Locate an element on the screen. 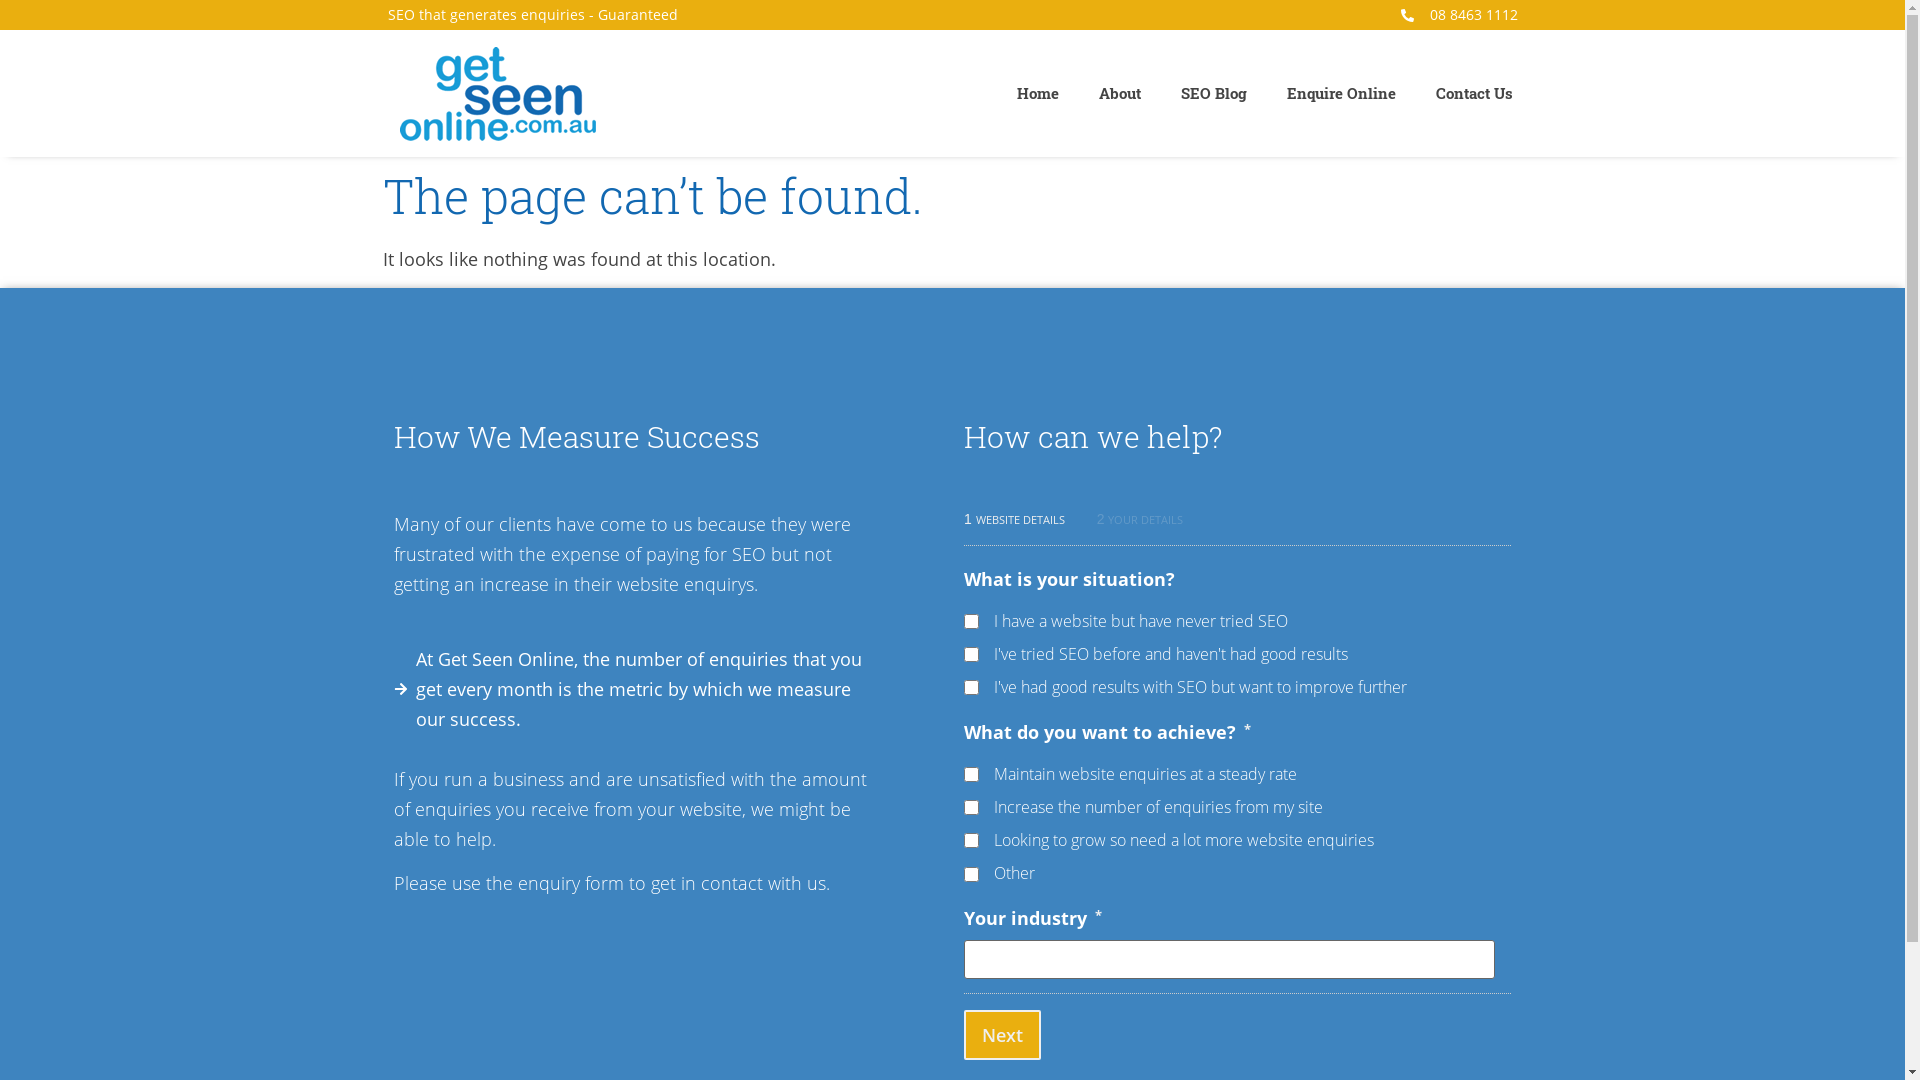 The image size is (1920, 1080). 'Next' is located at coordinates (1002, 1034).